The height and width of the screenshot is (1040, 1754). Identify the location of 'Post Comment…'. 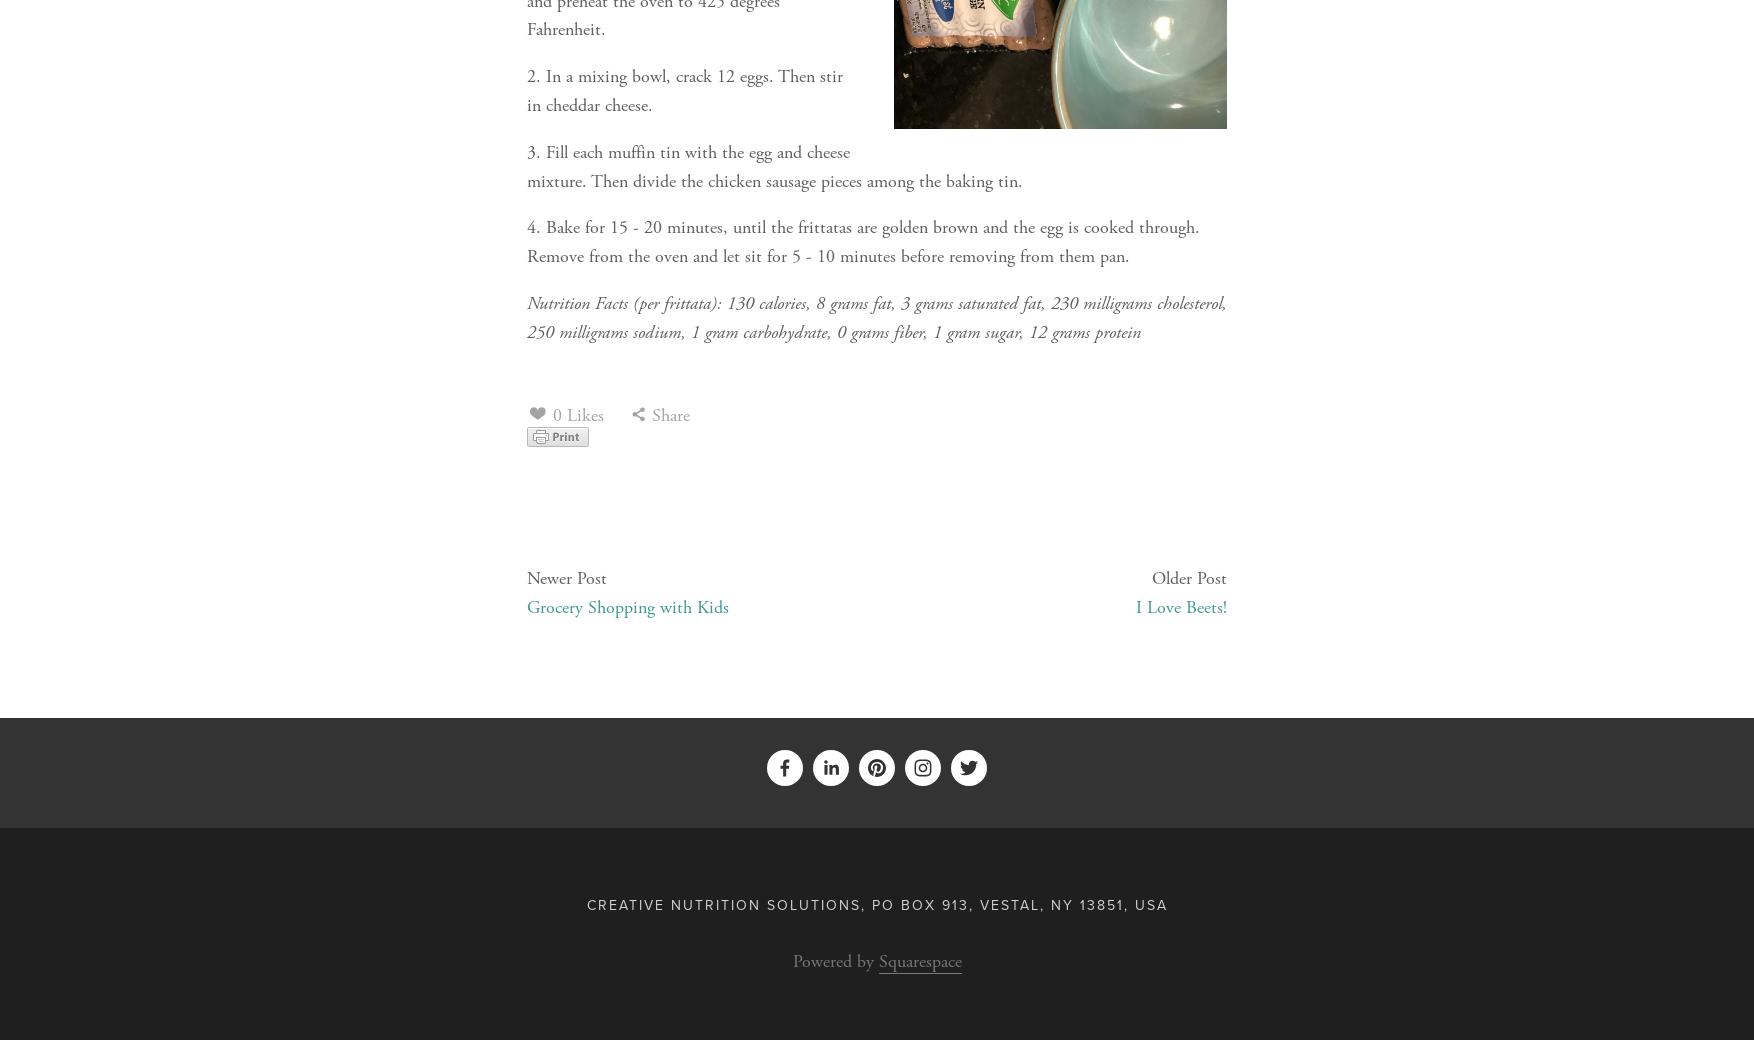
(1129, 726).